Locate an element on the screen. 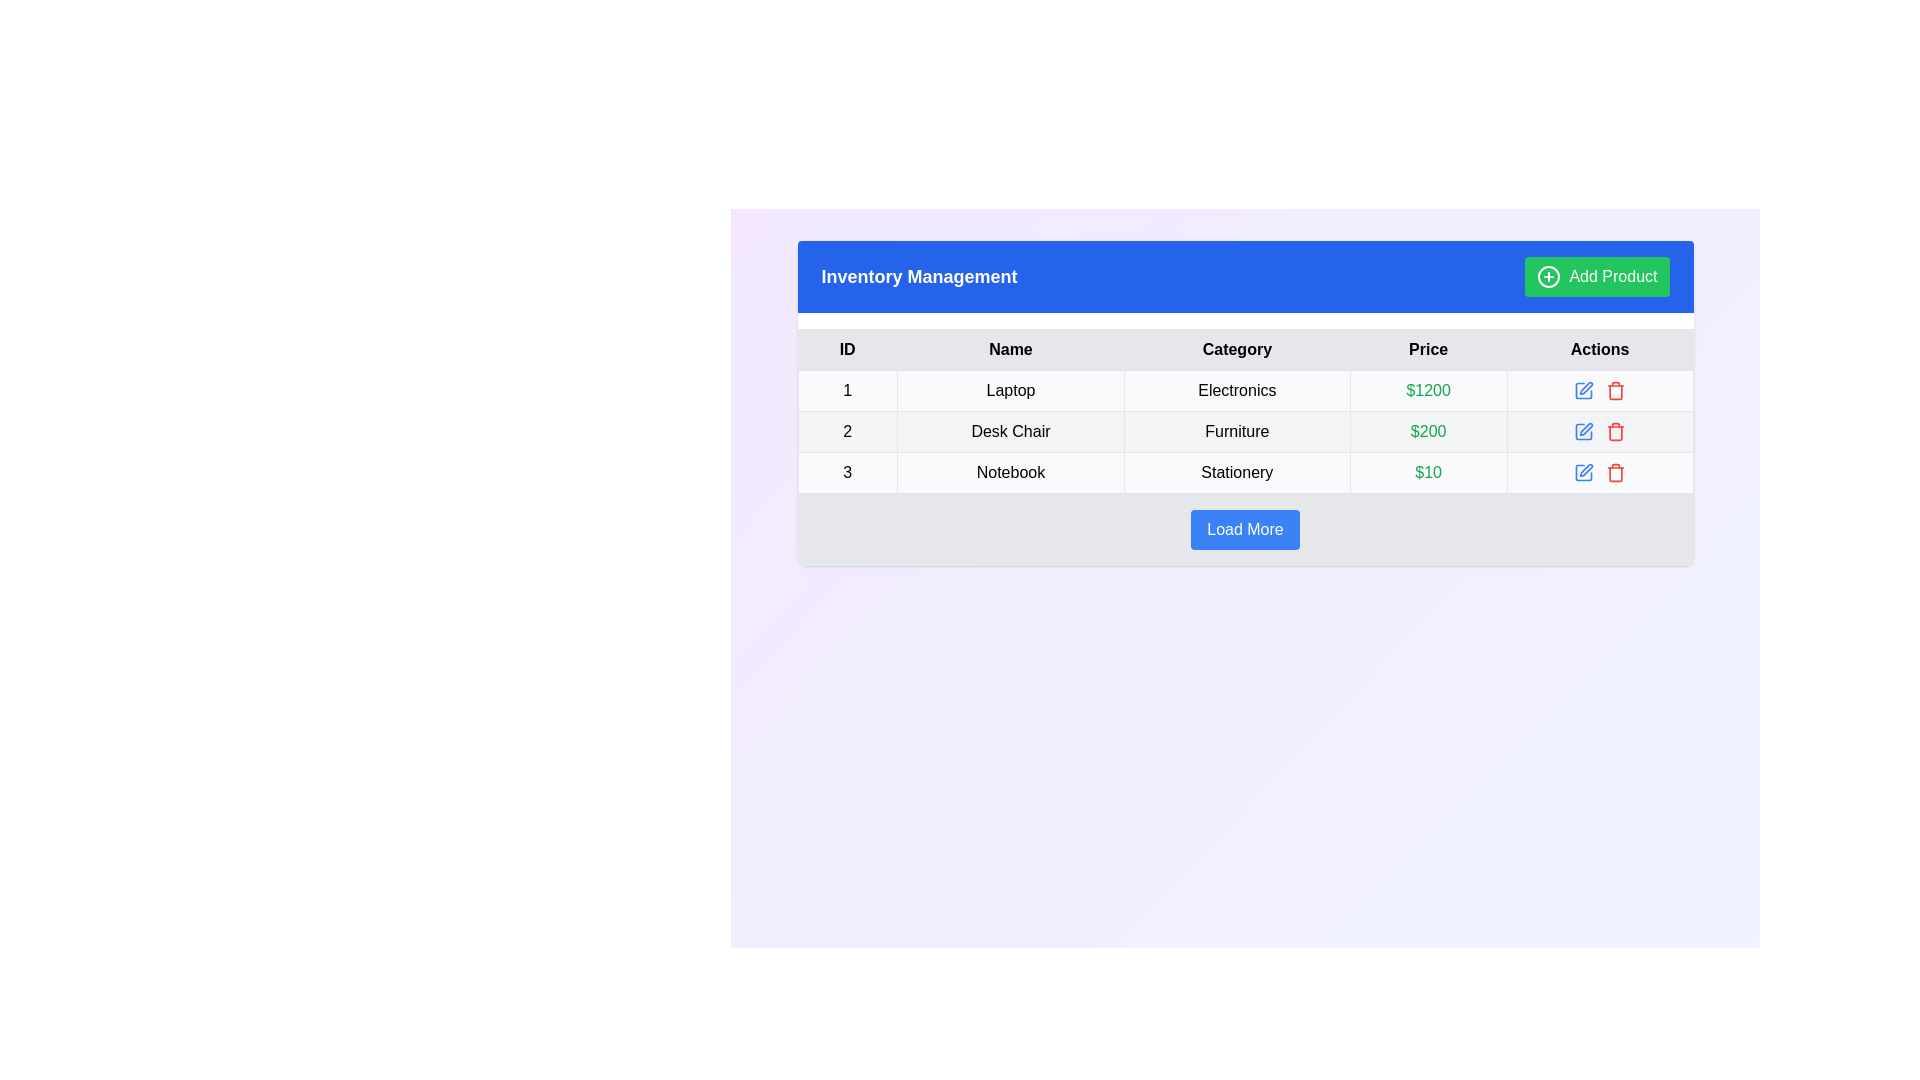 The height and width of the screenshot is (1080, 1920). the third row in the Inventory Management table that contains the product entry for Notebook, with ID 3, category Stationery, and price $10 is located at coordinates (1244, 473).